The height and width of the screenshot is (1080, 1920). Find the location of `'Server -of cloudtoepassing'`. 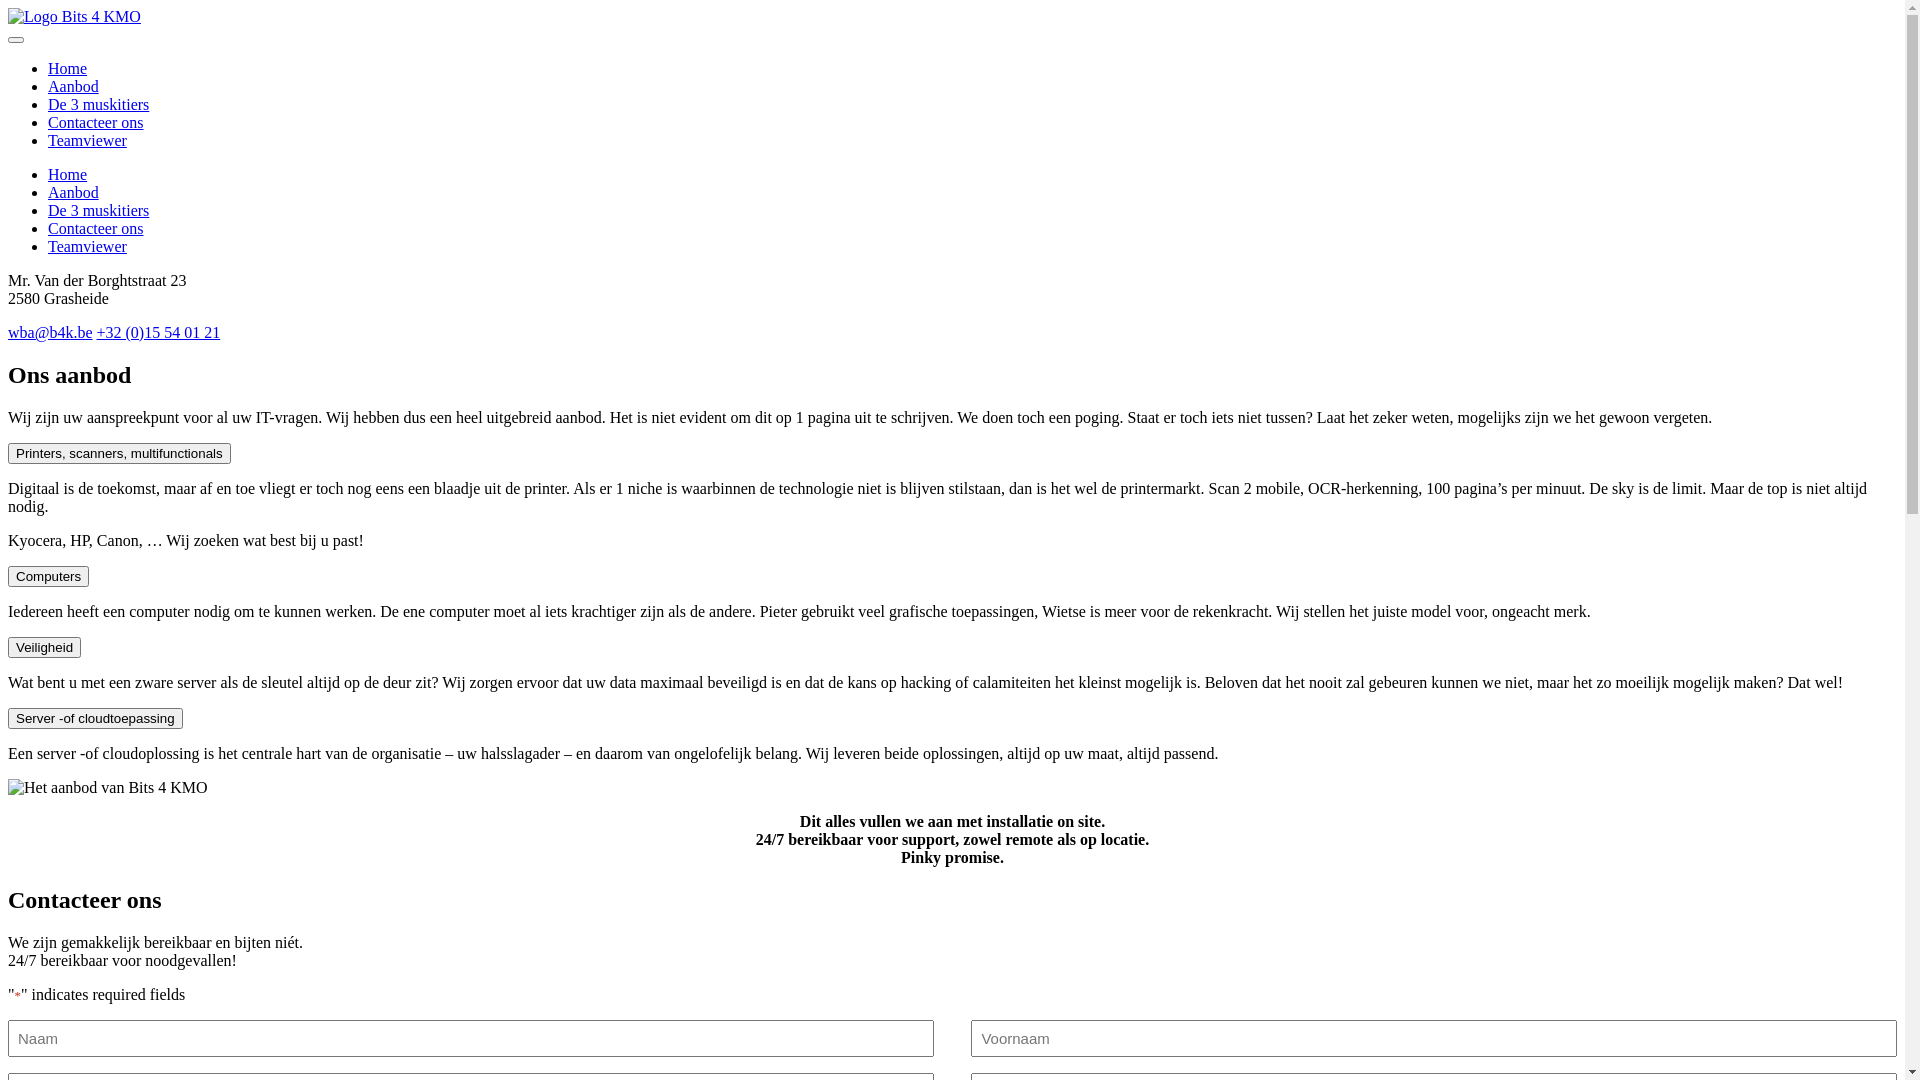

'Server -of cloudtoepassing' is located at coordinates (94, 717).